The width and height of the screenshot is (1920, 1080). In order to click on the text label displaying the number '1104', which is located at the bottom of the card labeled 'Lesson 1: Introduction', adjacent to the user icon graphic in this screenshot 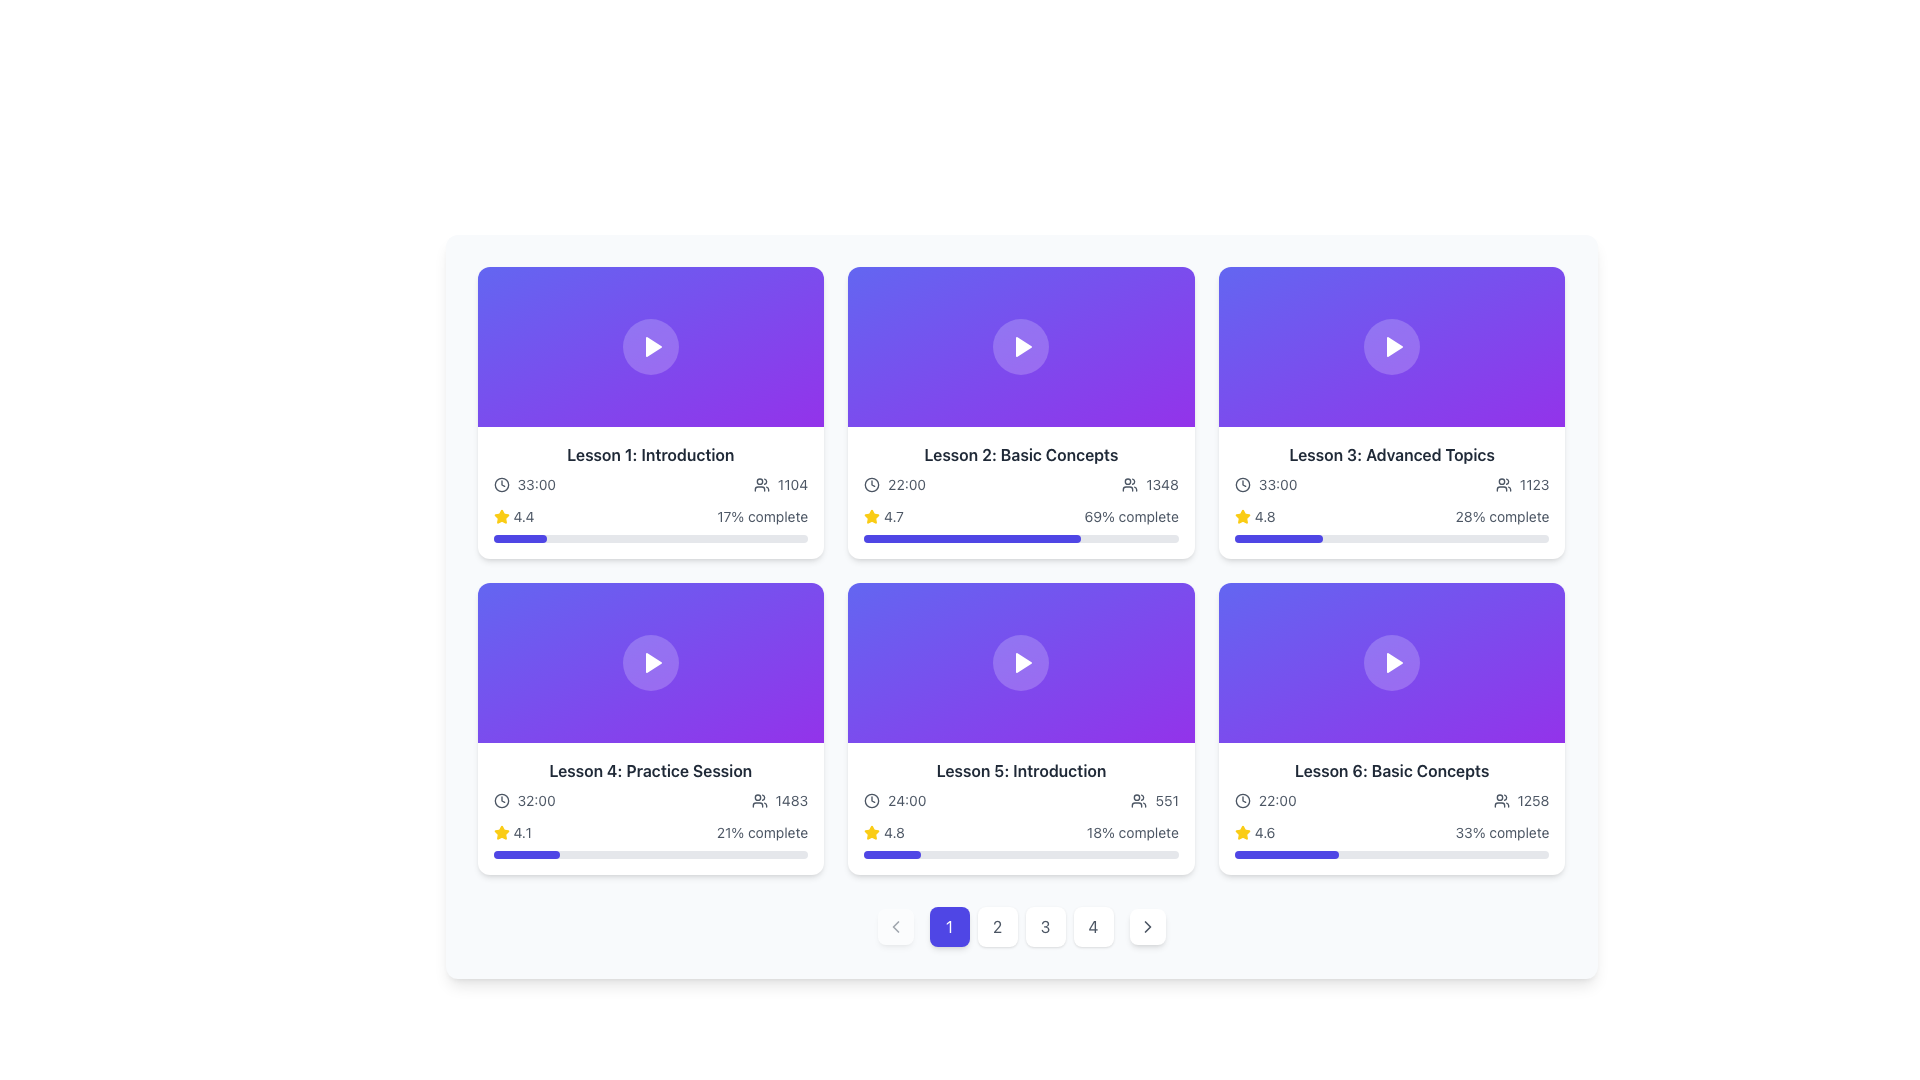, I will do `click(791, 485)`.